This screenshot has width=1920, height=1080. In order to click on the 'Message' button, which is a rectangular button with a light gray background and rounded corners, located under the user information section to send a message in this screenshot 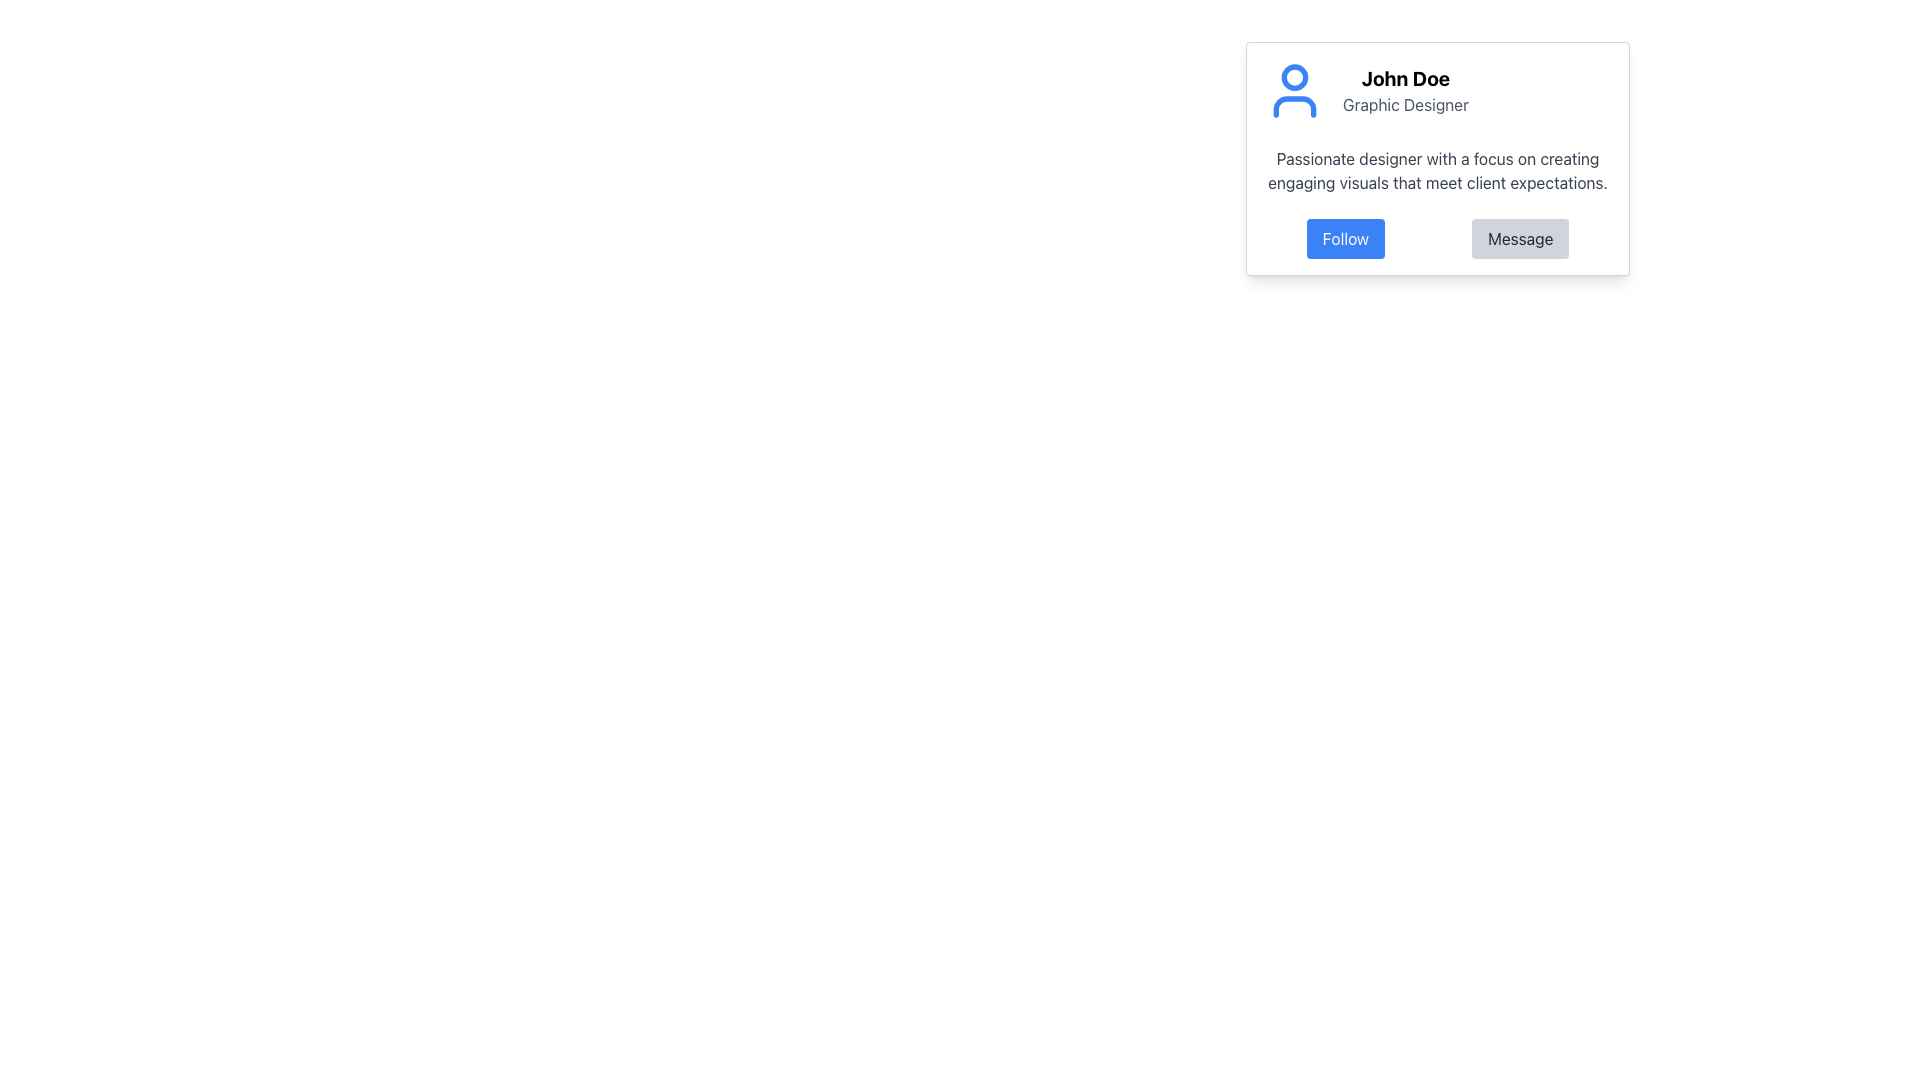, I will do `click(1520, 238)`.